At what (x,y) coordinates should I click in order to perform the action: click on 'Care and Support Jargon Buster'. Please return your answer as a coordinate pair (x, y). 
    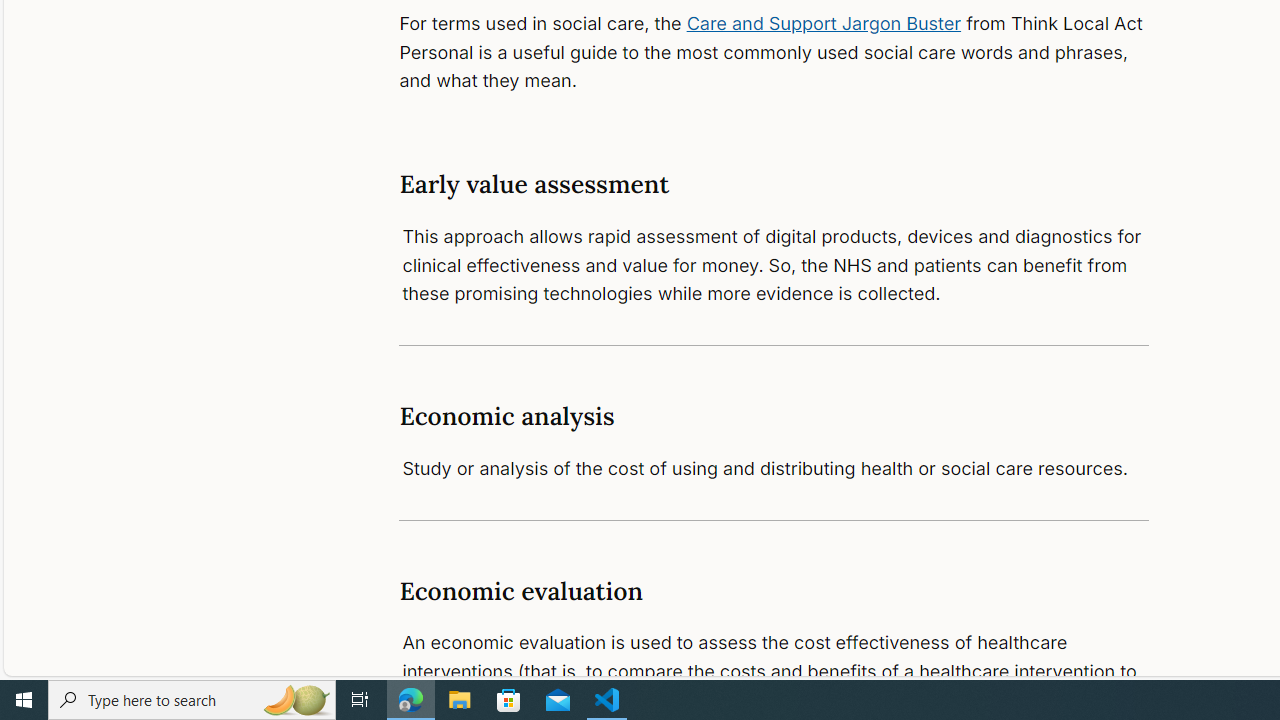
    Looking at the image, I should click on (824, 23).